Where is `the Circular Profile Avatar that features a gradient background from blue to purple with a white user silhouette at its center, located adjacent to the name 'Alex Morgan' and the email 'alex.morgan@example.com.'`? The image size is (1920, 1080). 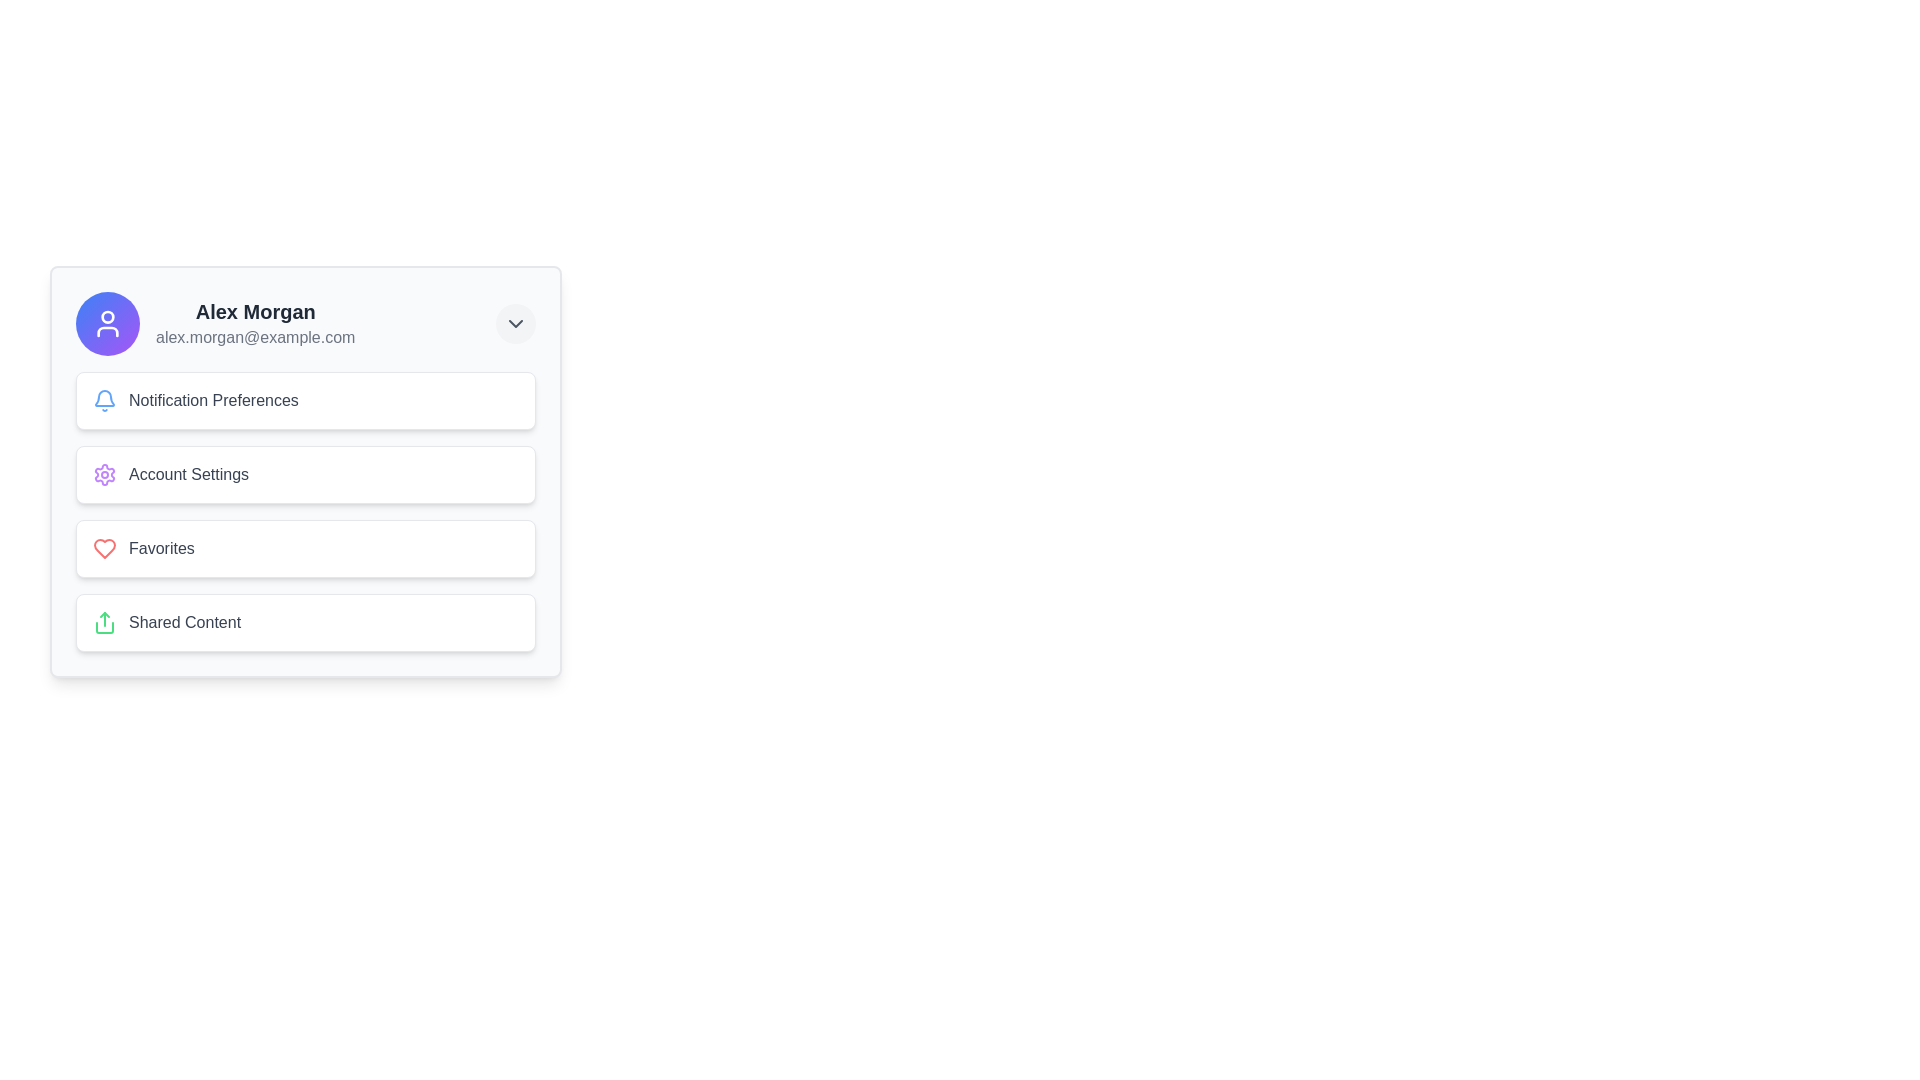 the Circular Profile Avatar that features a gradient background from blue to purple with a white user silhouette at its center, located adjacent to the name 'Alex Morgan' and the email 'alex.morgan@example.com.' is located at coordinates (107, 323).